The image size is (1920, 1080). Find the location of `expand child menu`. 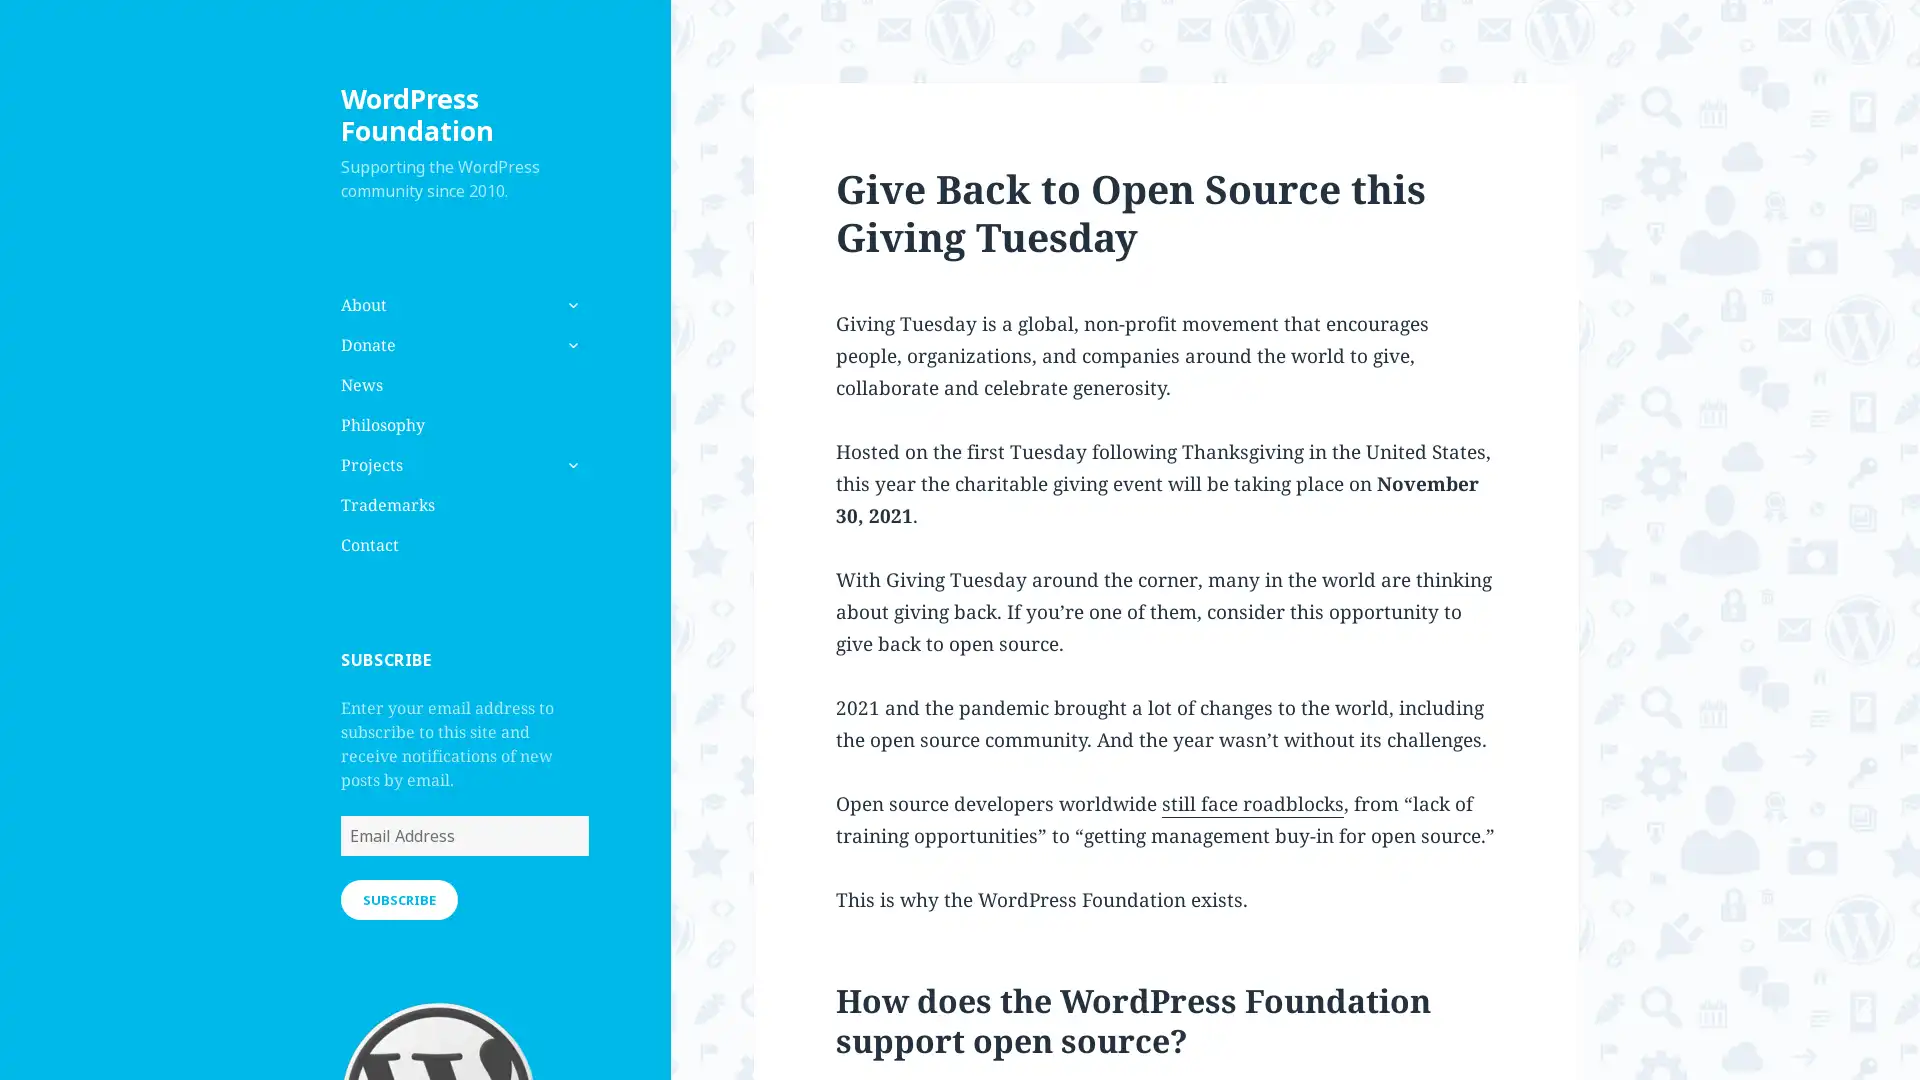

expand child menu is located at coordinates (570, 304).